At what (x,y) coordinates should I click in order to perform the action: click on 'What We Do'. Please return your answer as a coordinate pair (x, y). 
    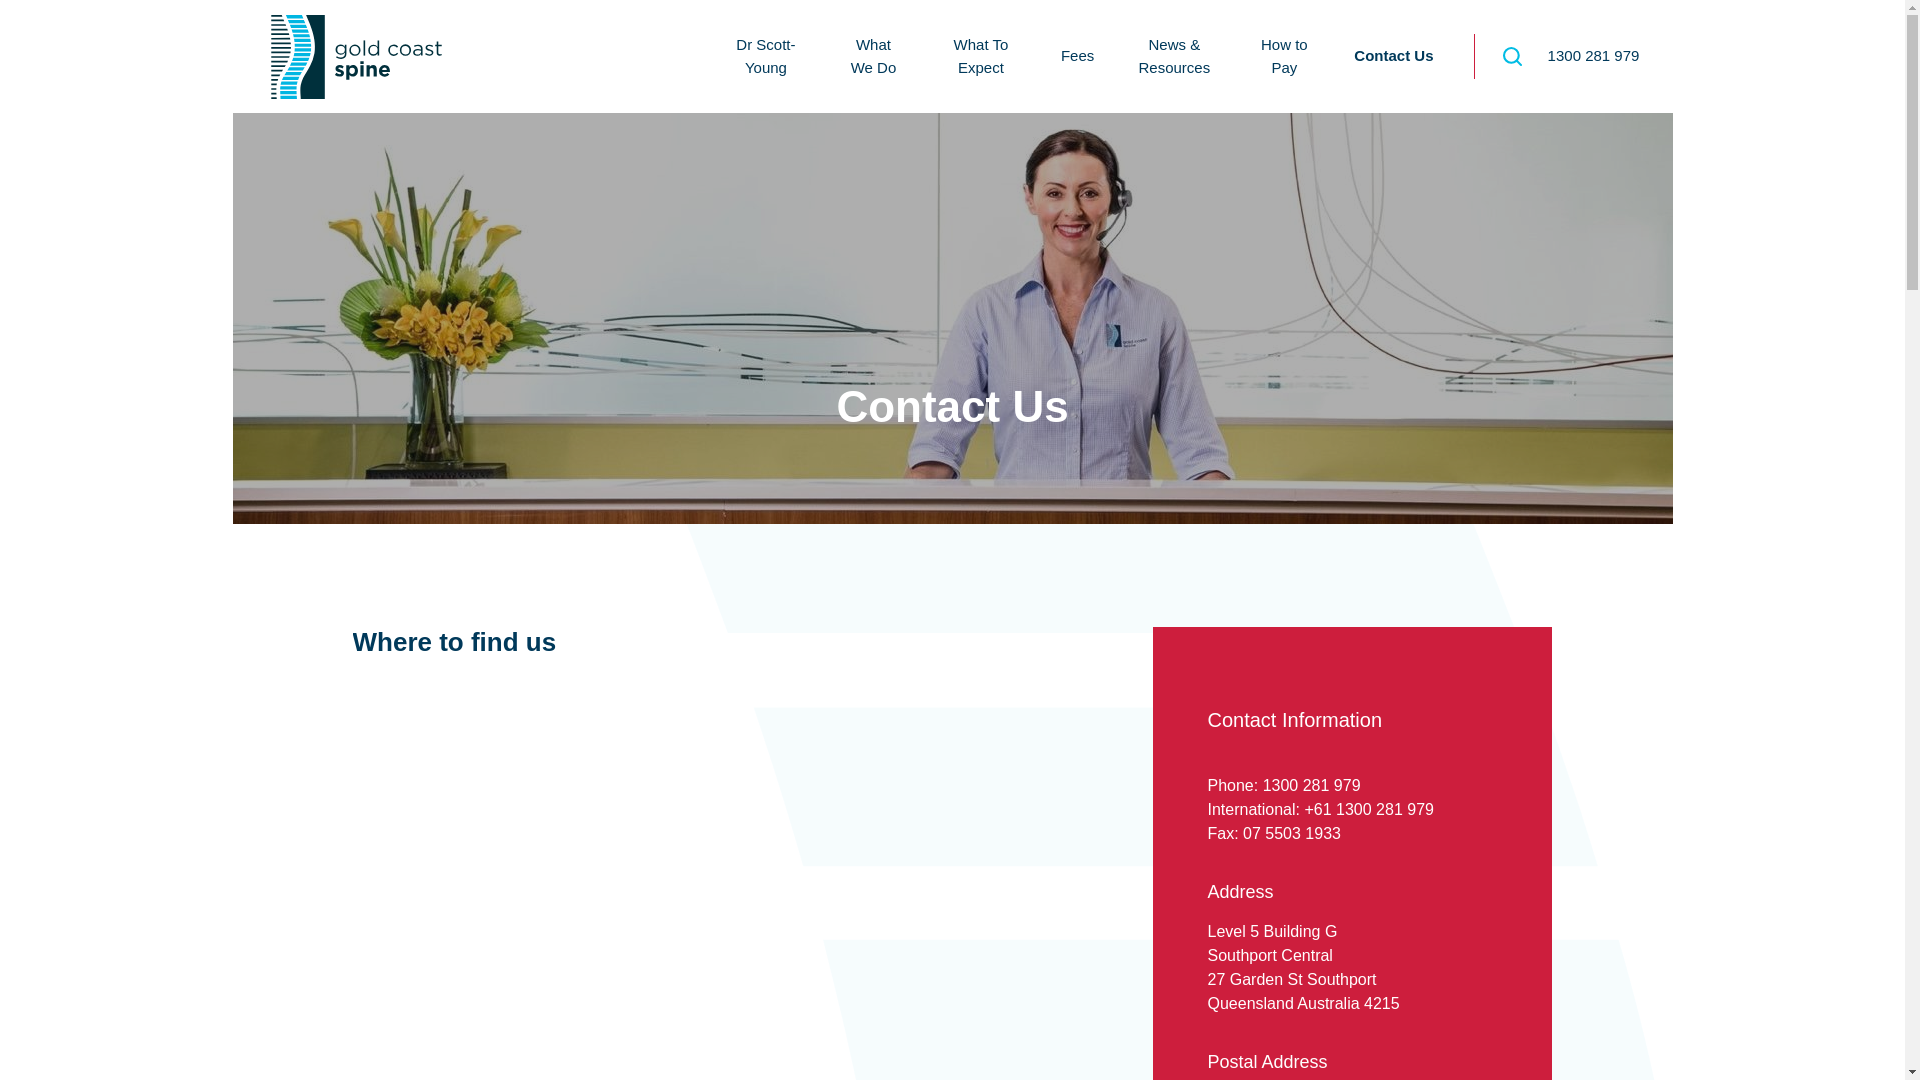
    Looking at the image, I should click on (873, 55).